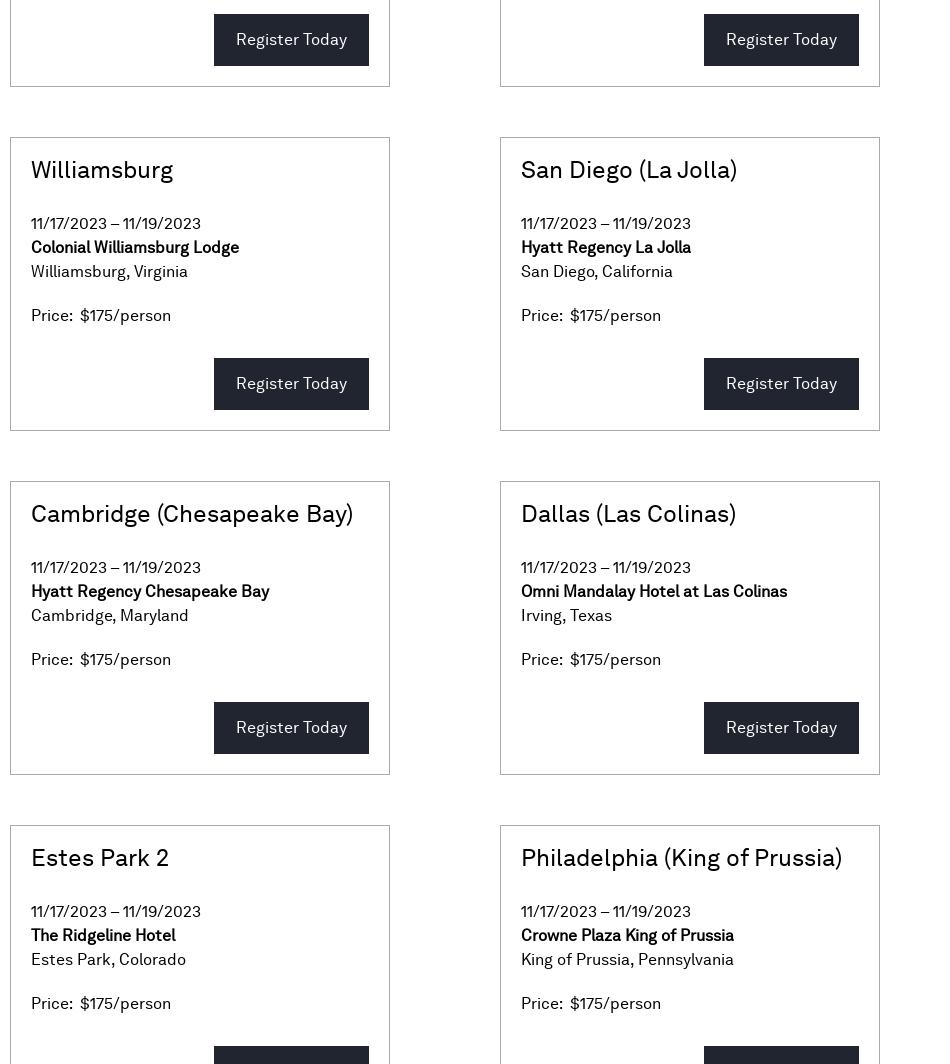  What do you see at coordinates (520, 615) in the screenshot?
I see `'Irving'` at bounding box center [520, 615].